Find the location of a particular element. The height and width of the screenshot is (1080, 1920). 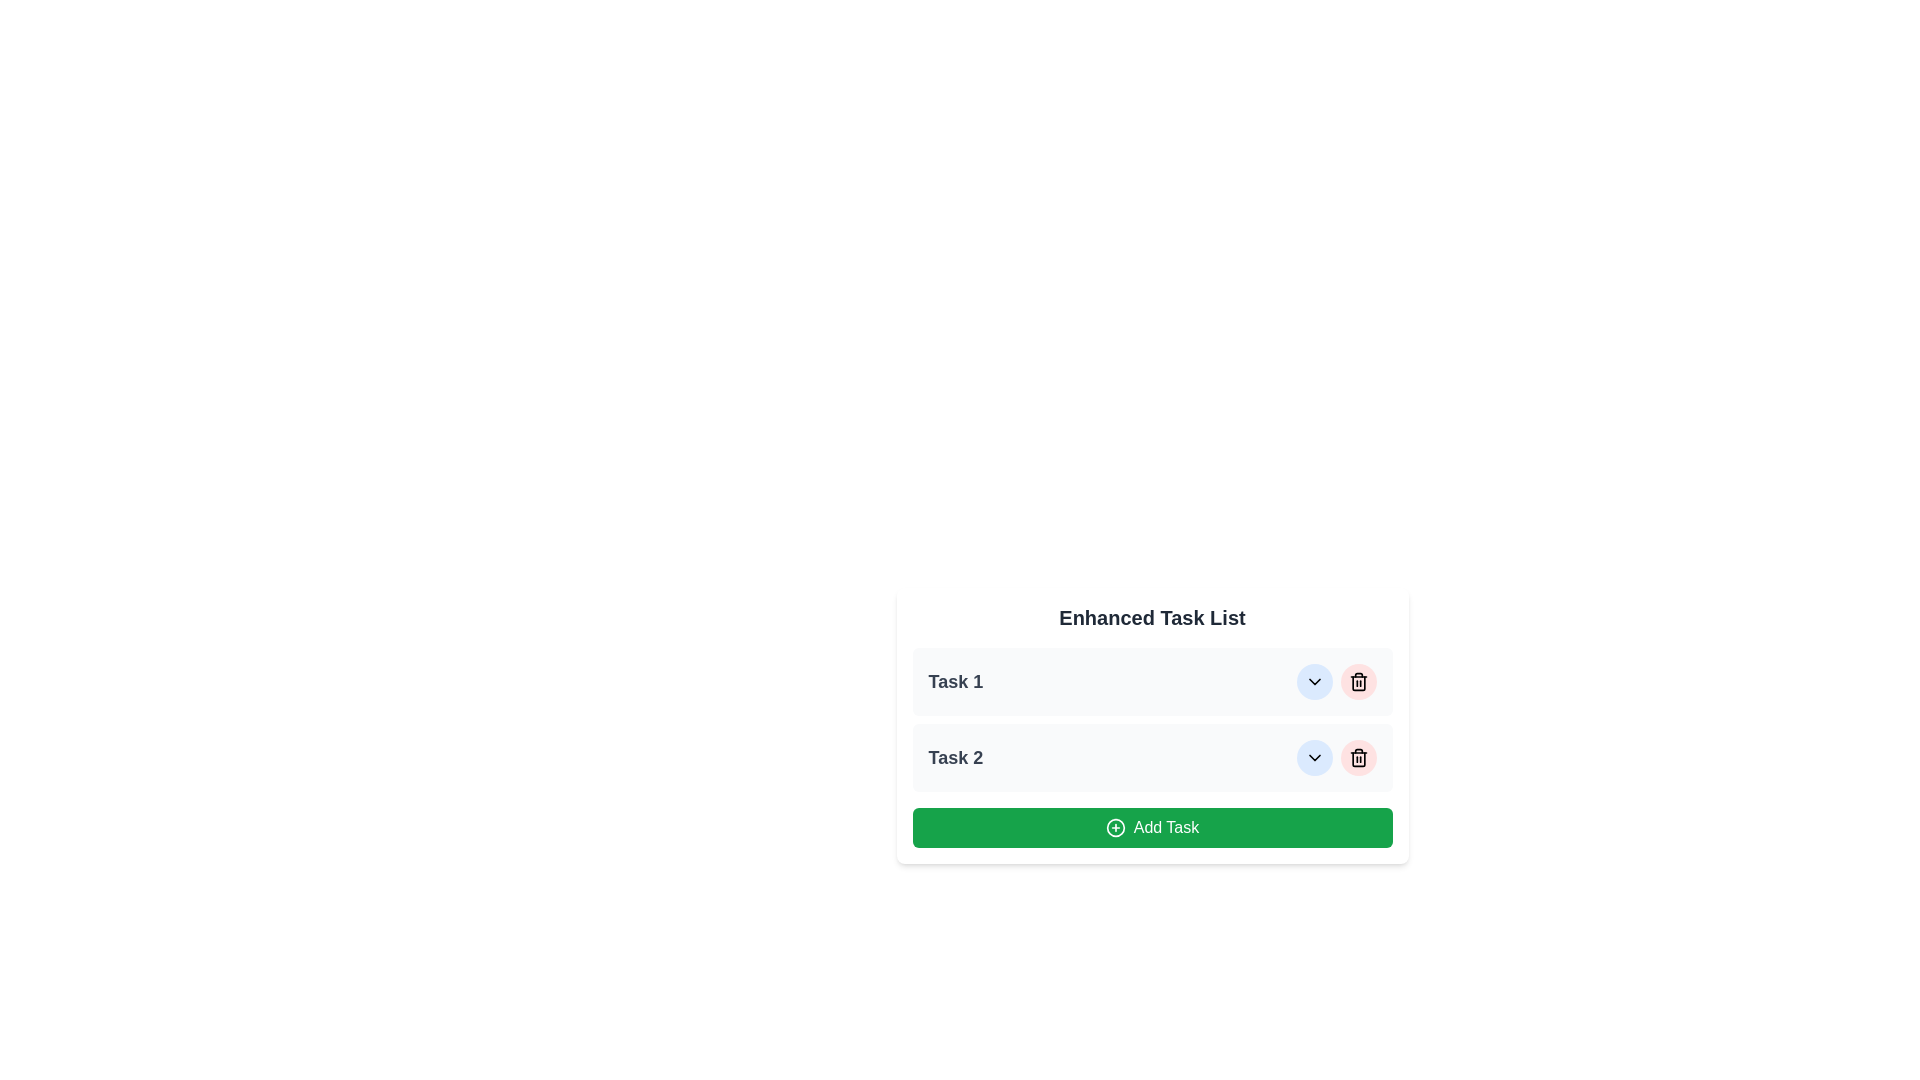

the circular decorative shape that is part of the 'Add Task' button located at the bottom of the task list interface is located at coordinates (1114, 828).